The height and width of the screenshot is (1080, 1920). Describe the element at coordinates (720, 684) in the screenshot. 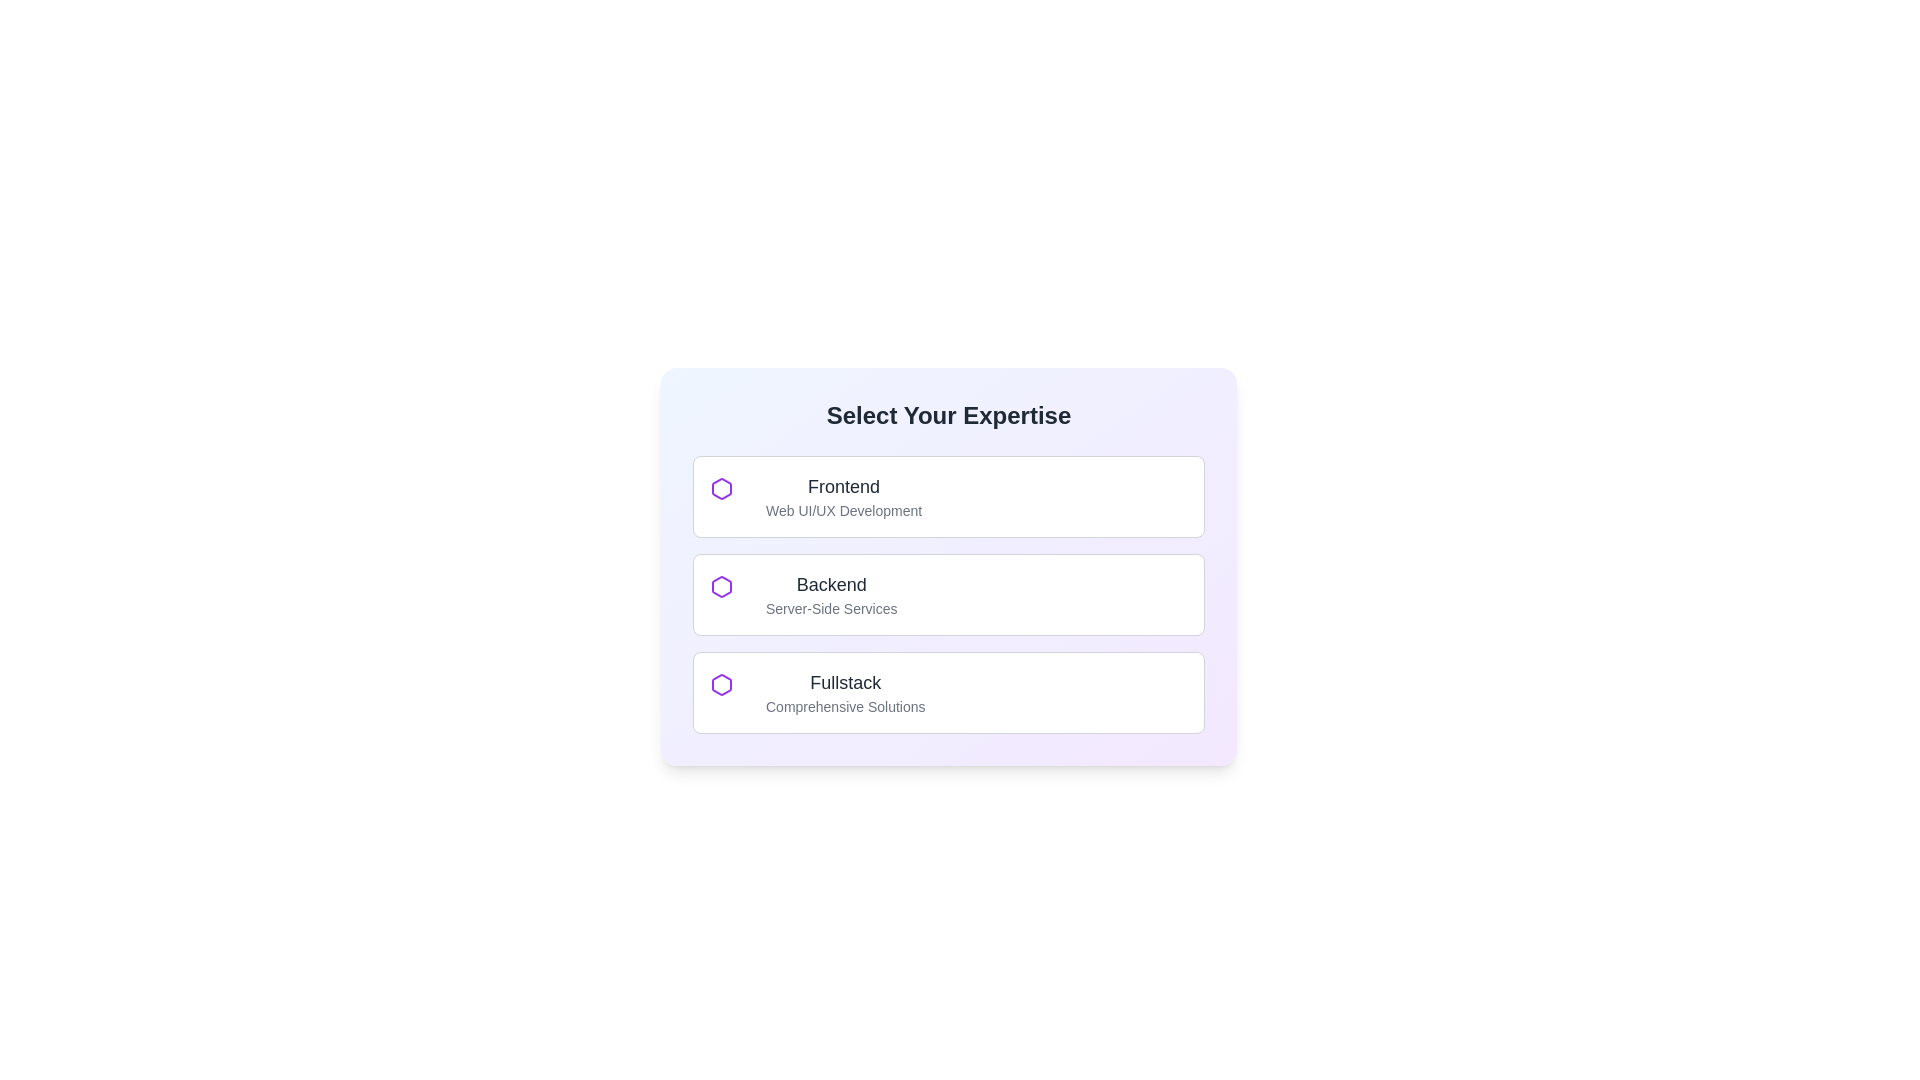

I see `the hexagonal SVG icon with purple stroked edges located to the left of the label 'Fullstack - Comprehensive Solutions' in the 'Select Your Expertise' section` at that location.